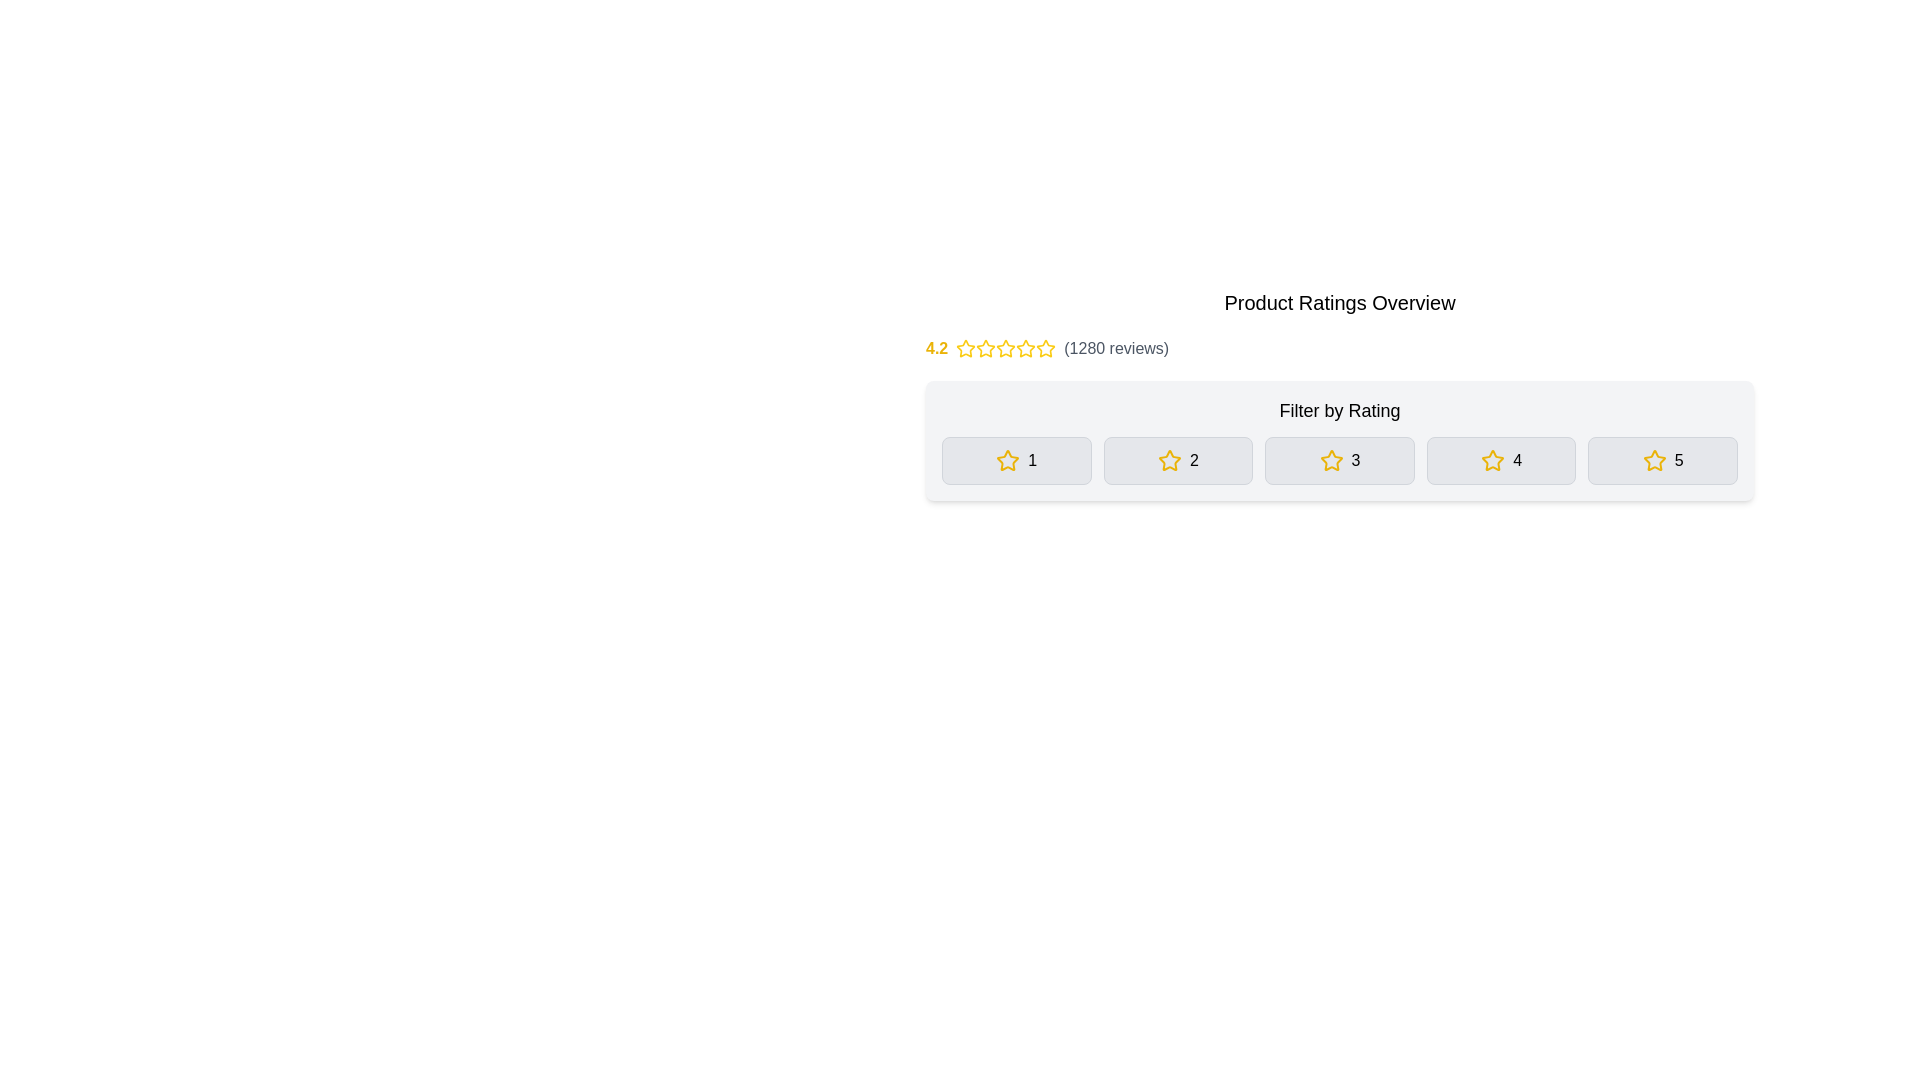  What do you see at coordinates (1006, 347) in the screenshot?
I see `the third star icon in the horizontal sequence of five rating stars, which represents a rating level` at bounding box center [1006, 347].